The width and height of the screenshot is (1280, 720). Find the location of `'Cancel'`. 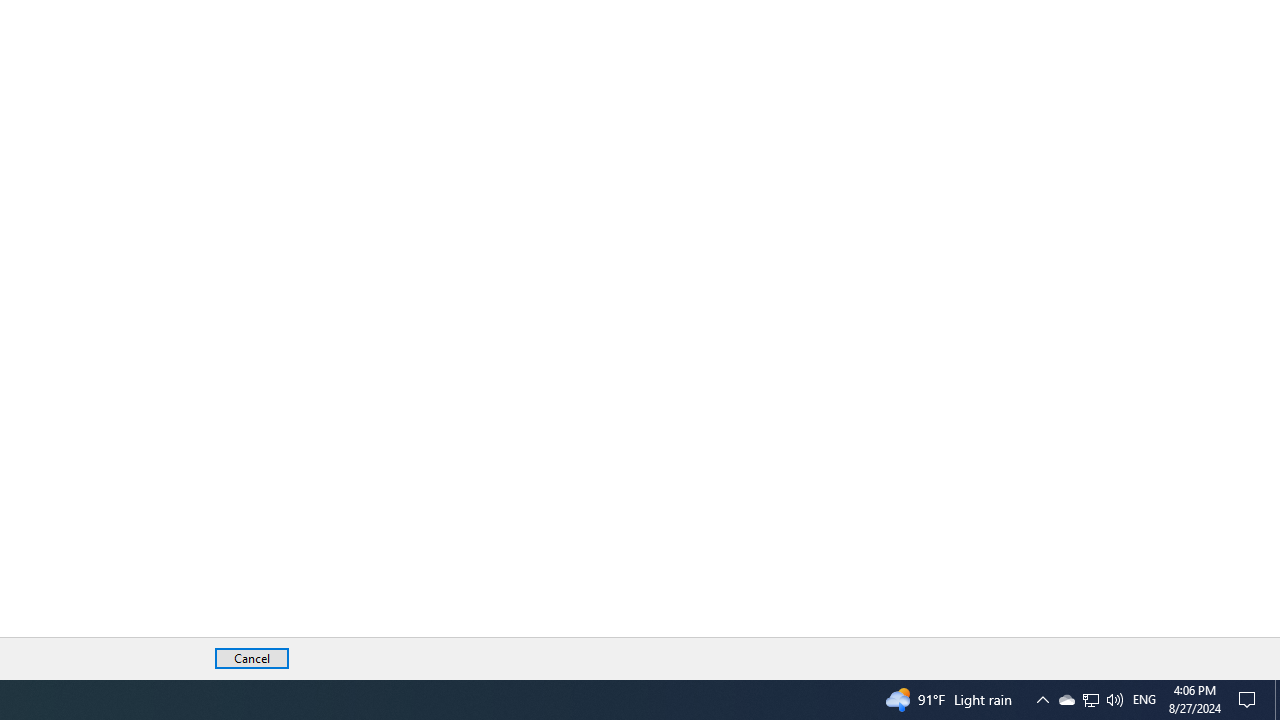

'Cancel' is located at coordinates (251, 658).